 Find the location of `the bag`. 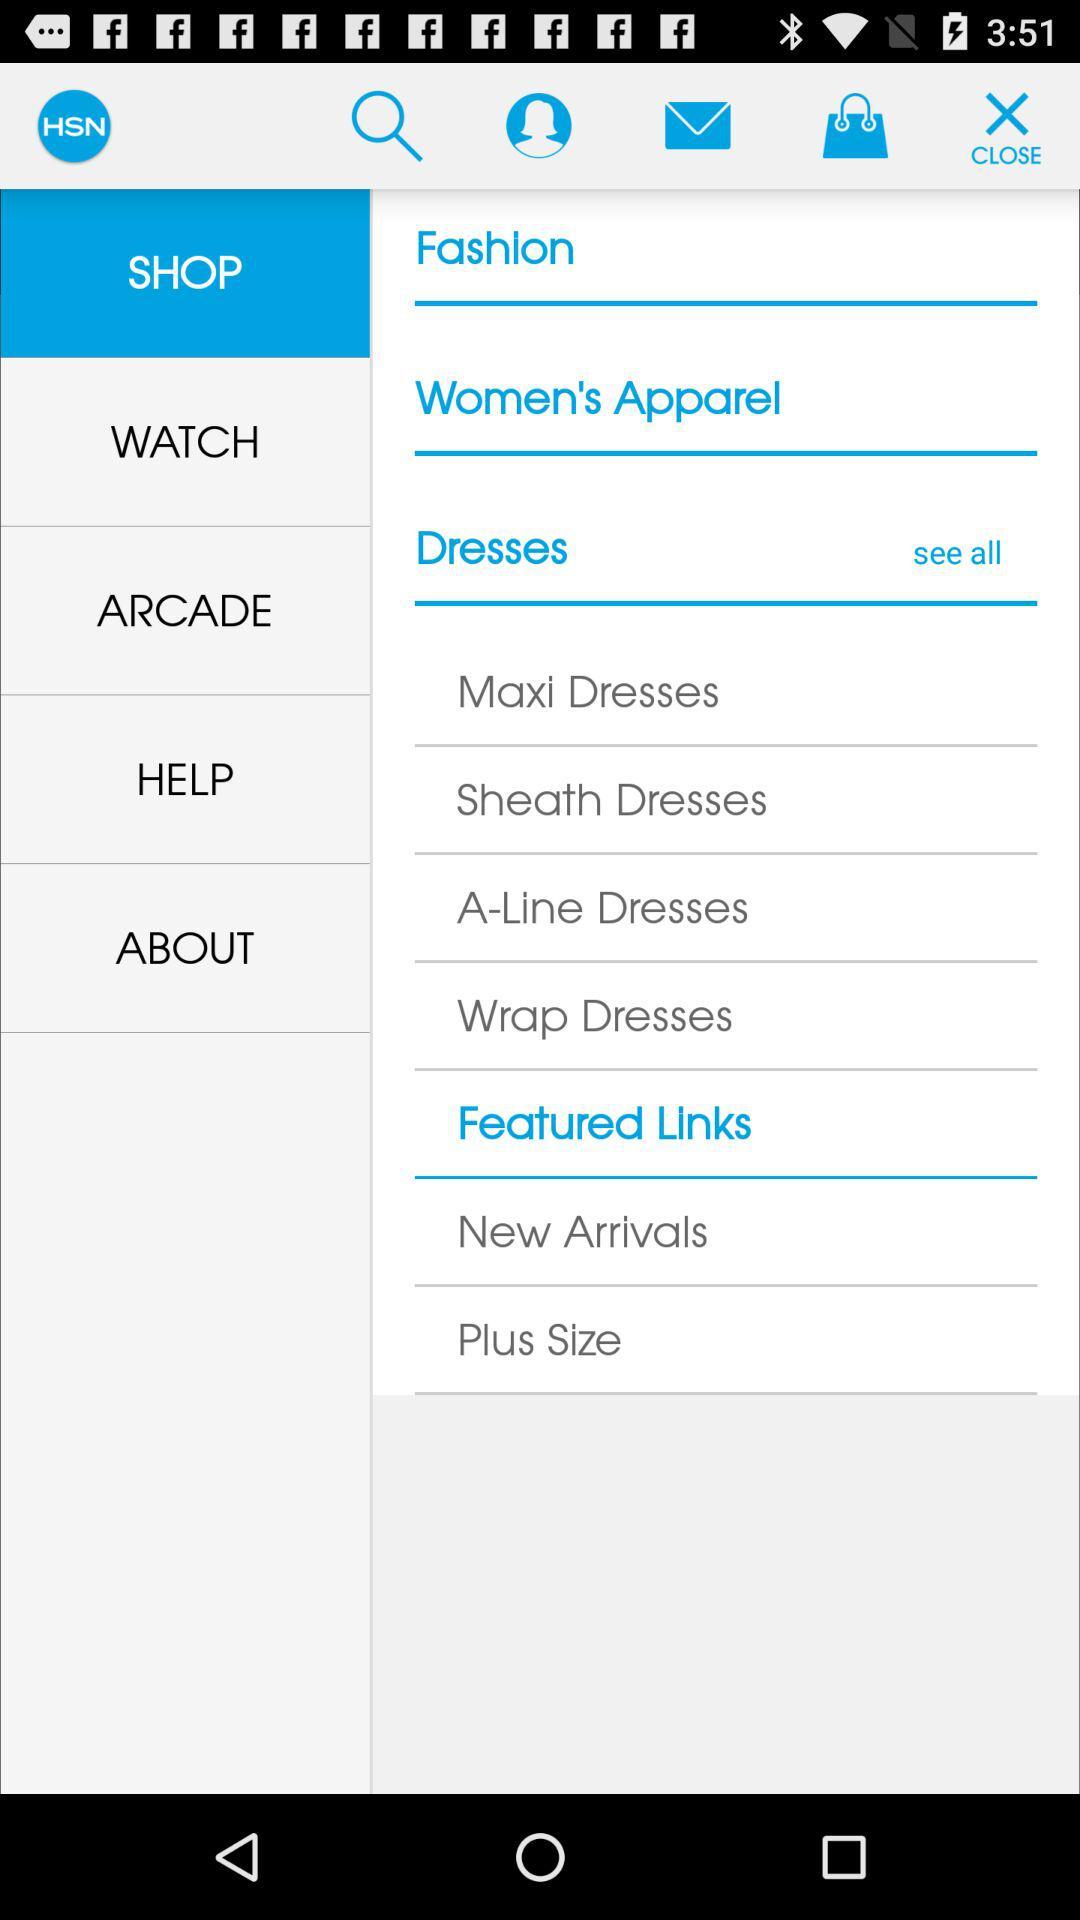

the bag is located at coordinates (855, 124).